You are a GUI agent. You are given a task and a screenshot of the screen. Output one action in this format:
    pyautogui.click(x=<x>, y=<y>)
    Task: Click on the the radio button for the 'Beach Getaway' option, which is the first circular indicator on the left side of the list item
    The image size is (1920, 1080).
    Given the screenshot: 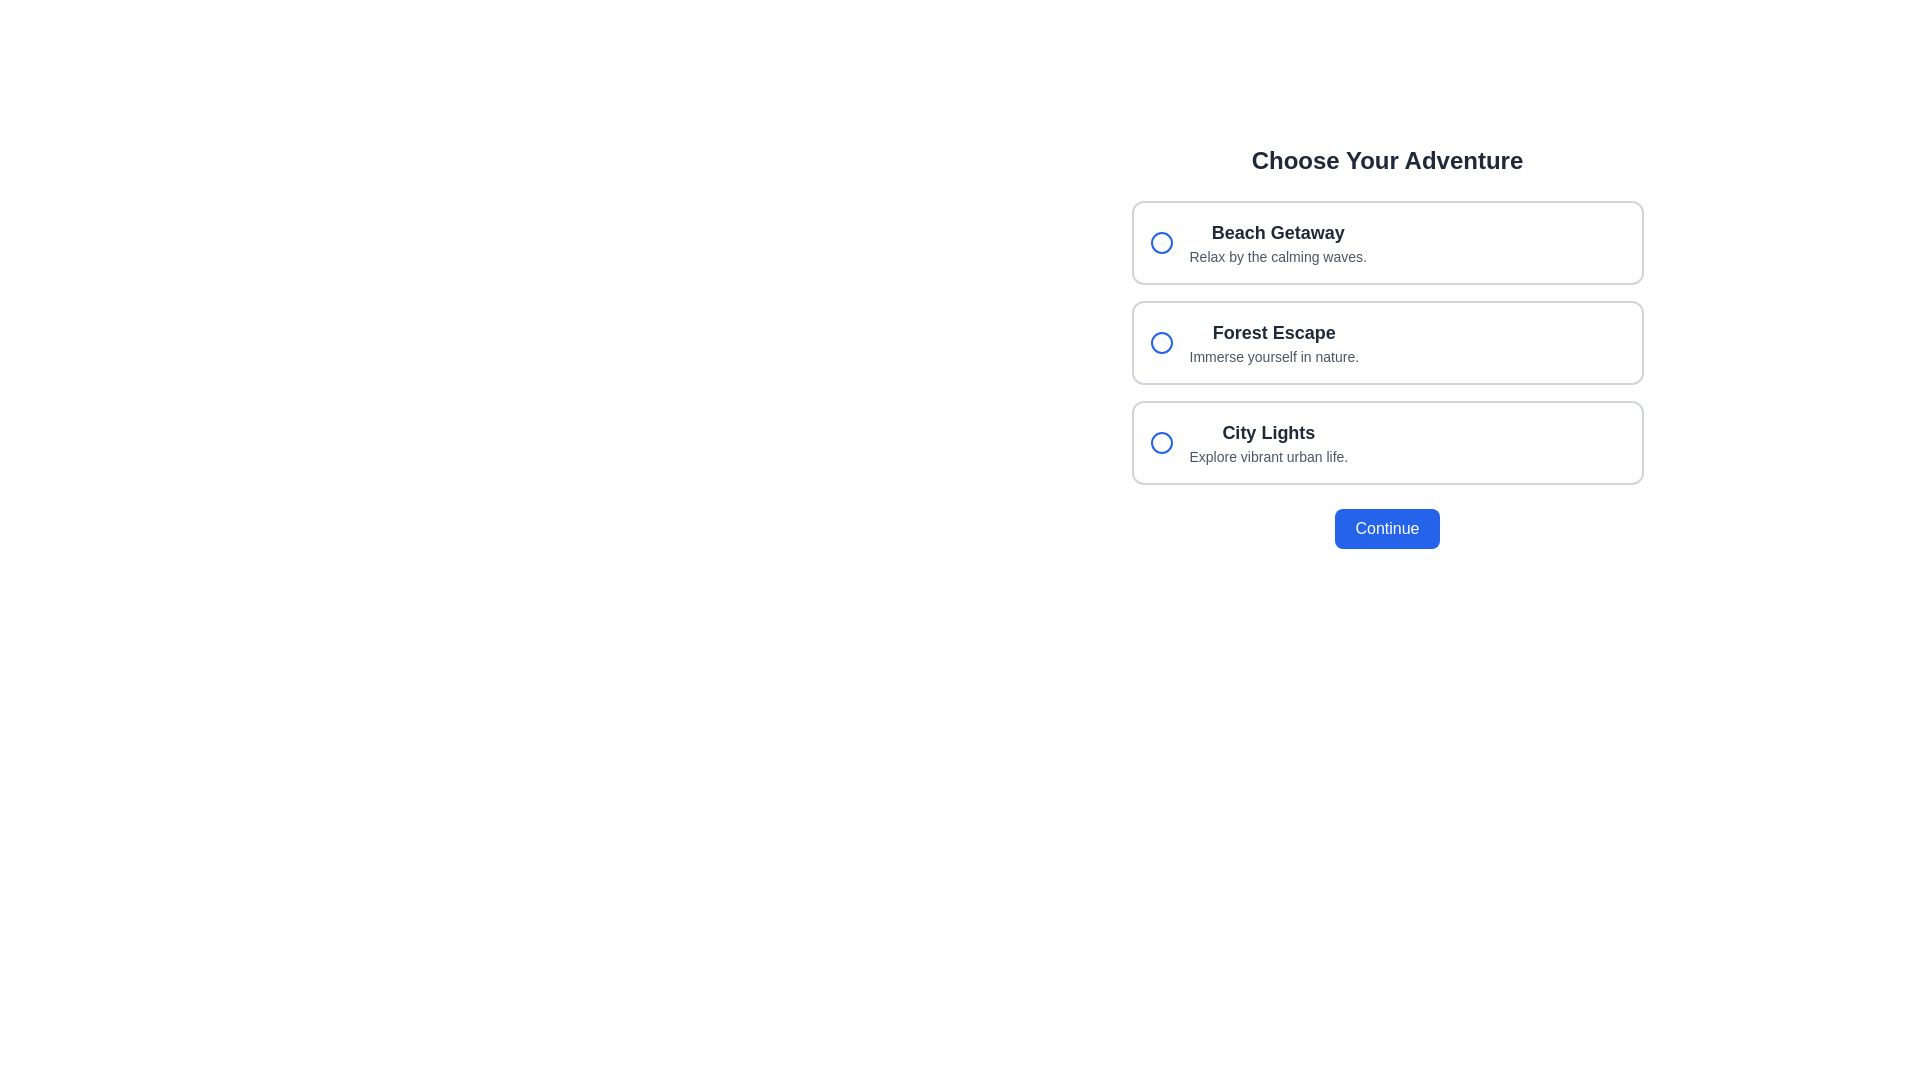 What is the action you would take?
    pyautogui.click(x=1161, y=242)
    